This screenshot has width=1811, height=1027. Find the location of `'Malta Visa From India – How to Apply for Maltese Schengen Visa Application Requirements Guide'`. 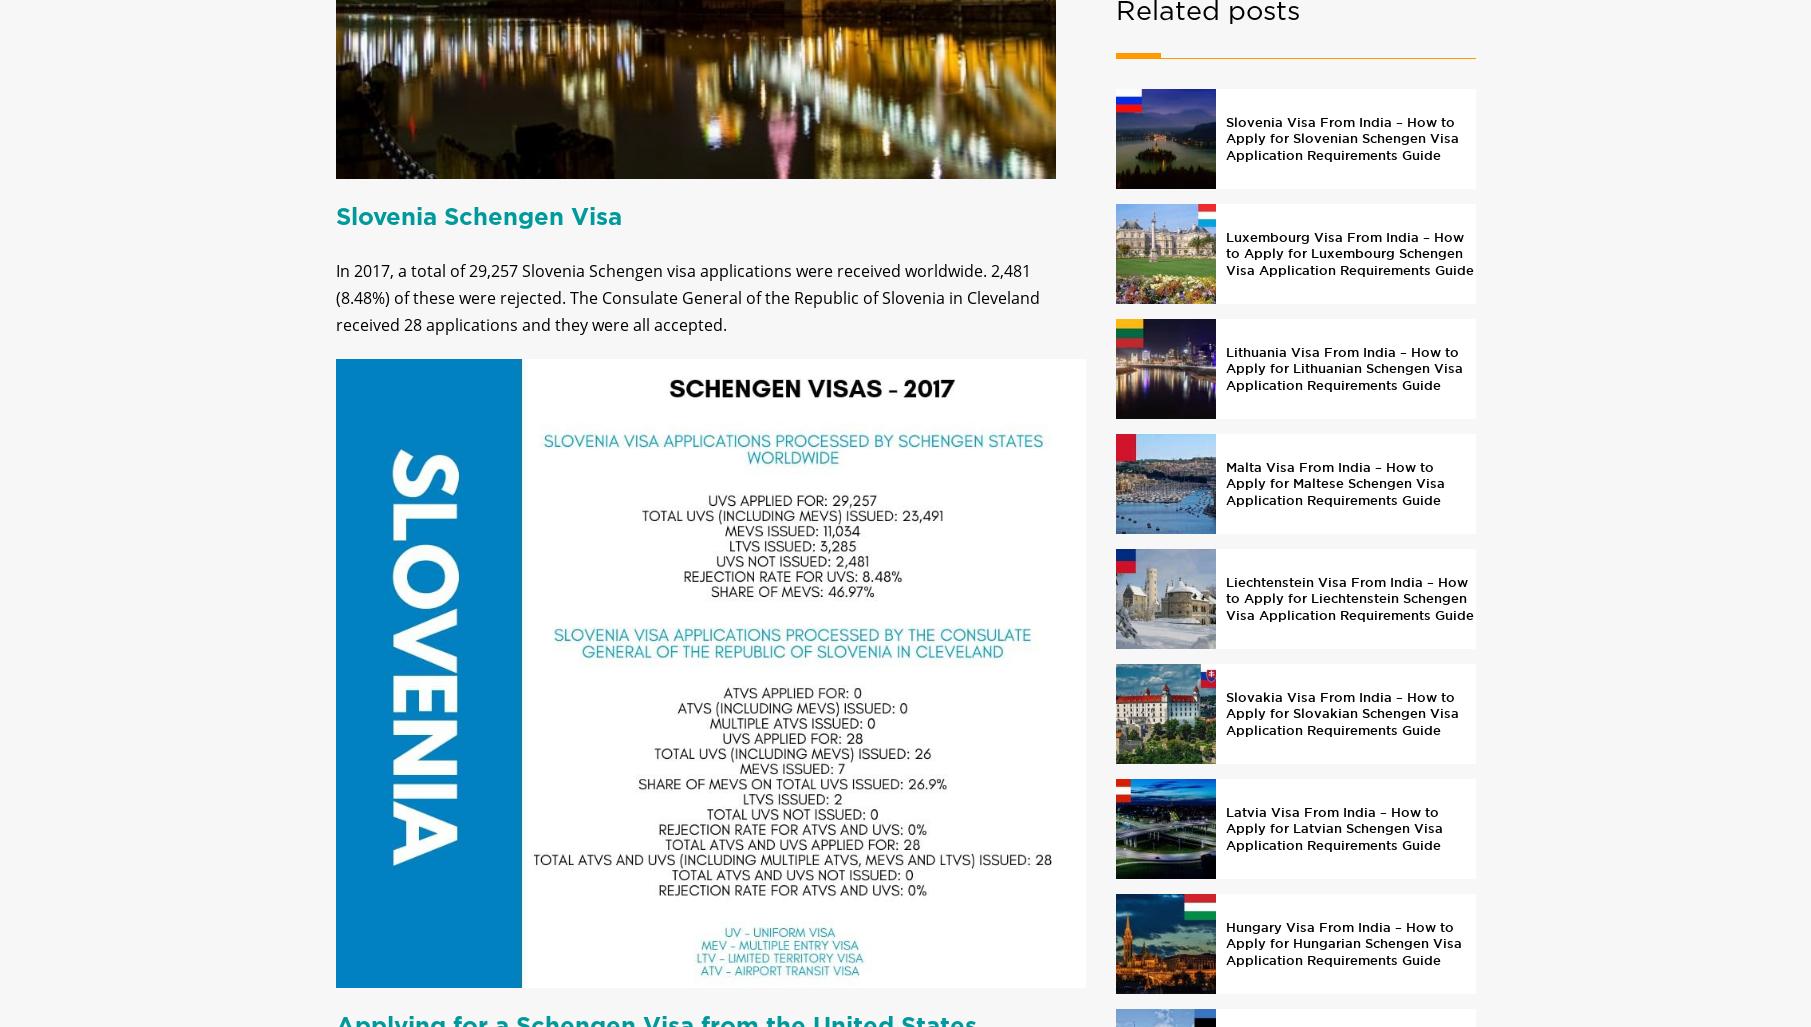

'Malta Visa From India – How to Apply for Maltese Schengen Visa Application Requirements Guide' is located at coordinates (1333, 500).